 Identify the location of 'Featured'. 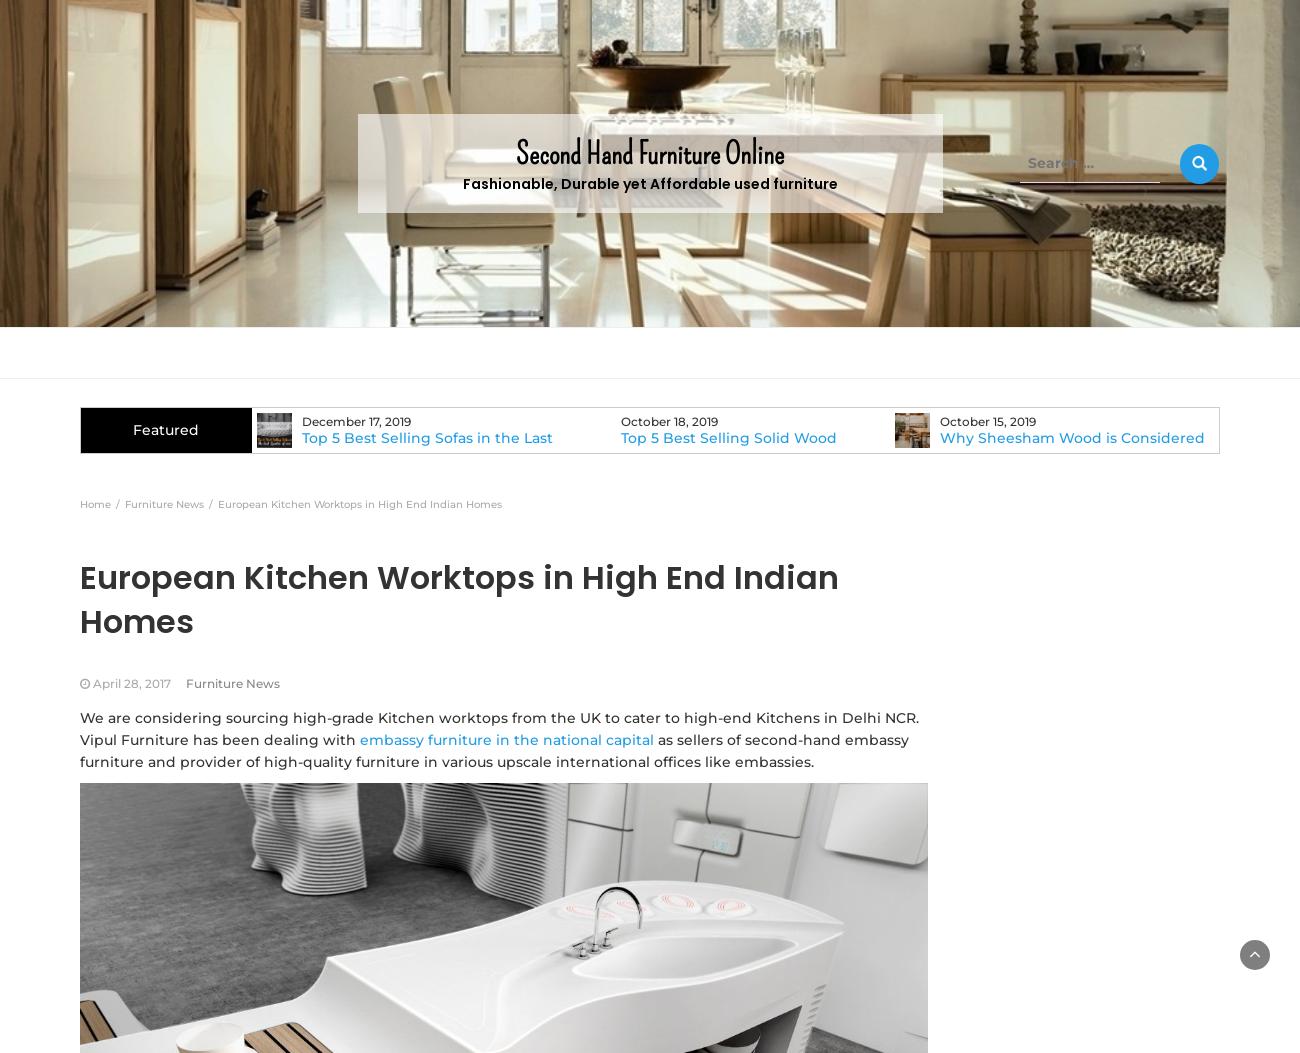
(166, 430).